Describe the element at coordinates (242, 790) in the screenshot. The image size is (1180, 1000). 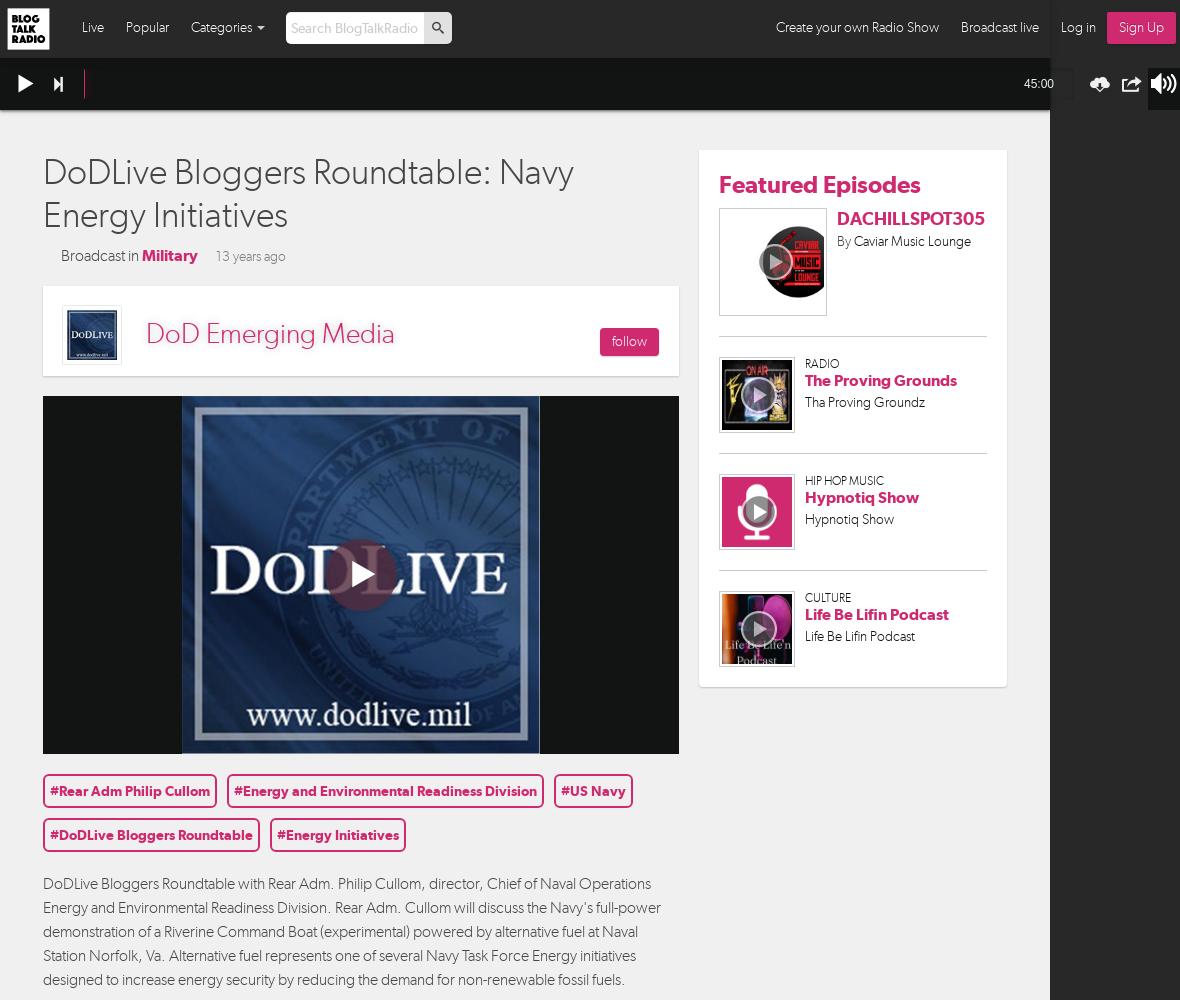
I see `'Energy and Environmental Readiness Division'` at that location.